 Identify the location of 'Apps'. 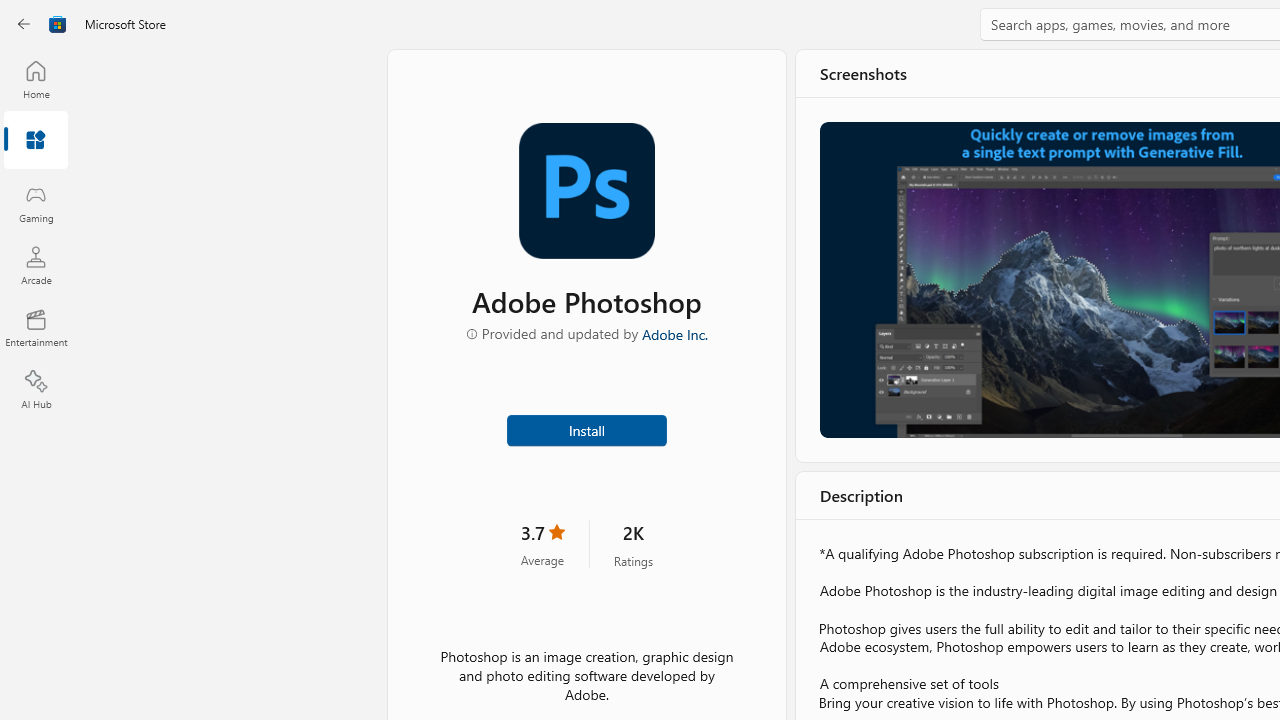
(35, 140).